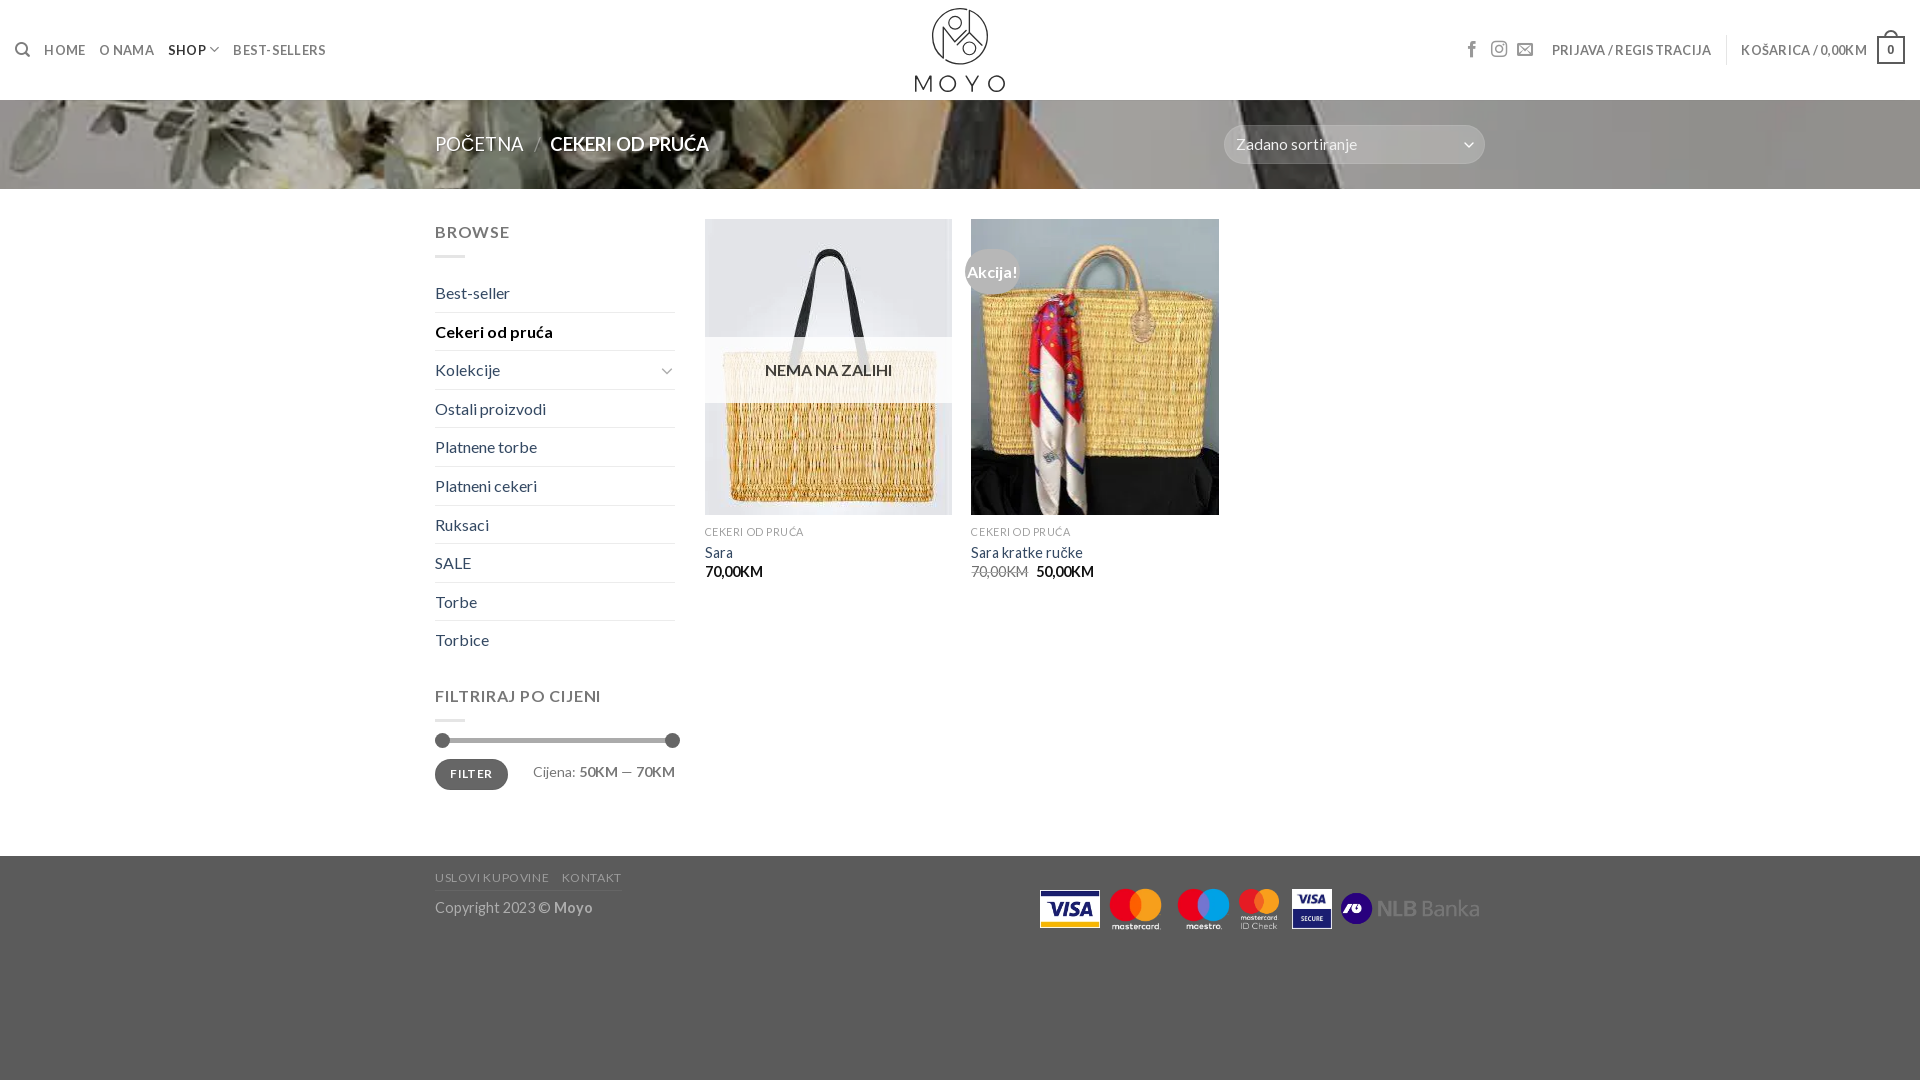 This screenshot has width=1920, height=1080. I want to click on 'HOME', so click(64, 49).